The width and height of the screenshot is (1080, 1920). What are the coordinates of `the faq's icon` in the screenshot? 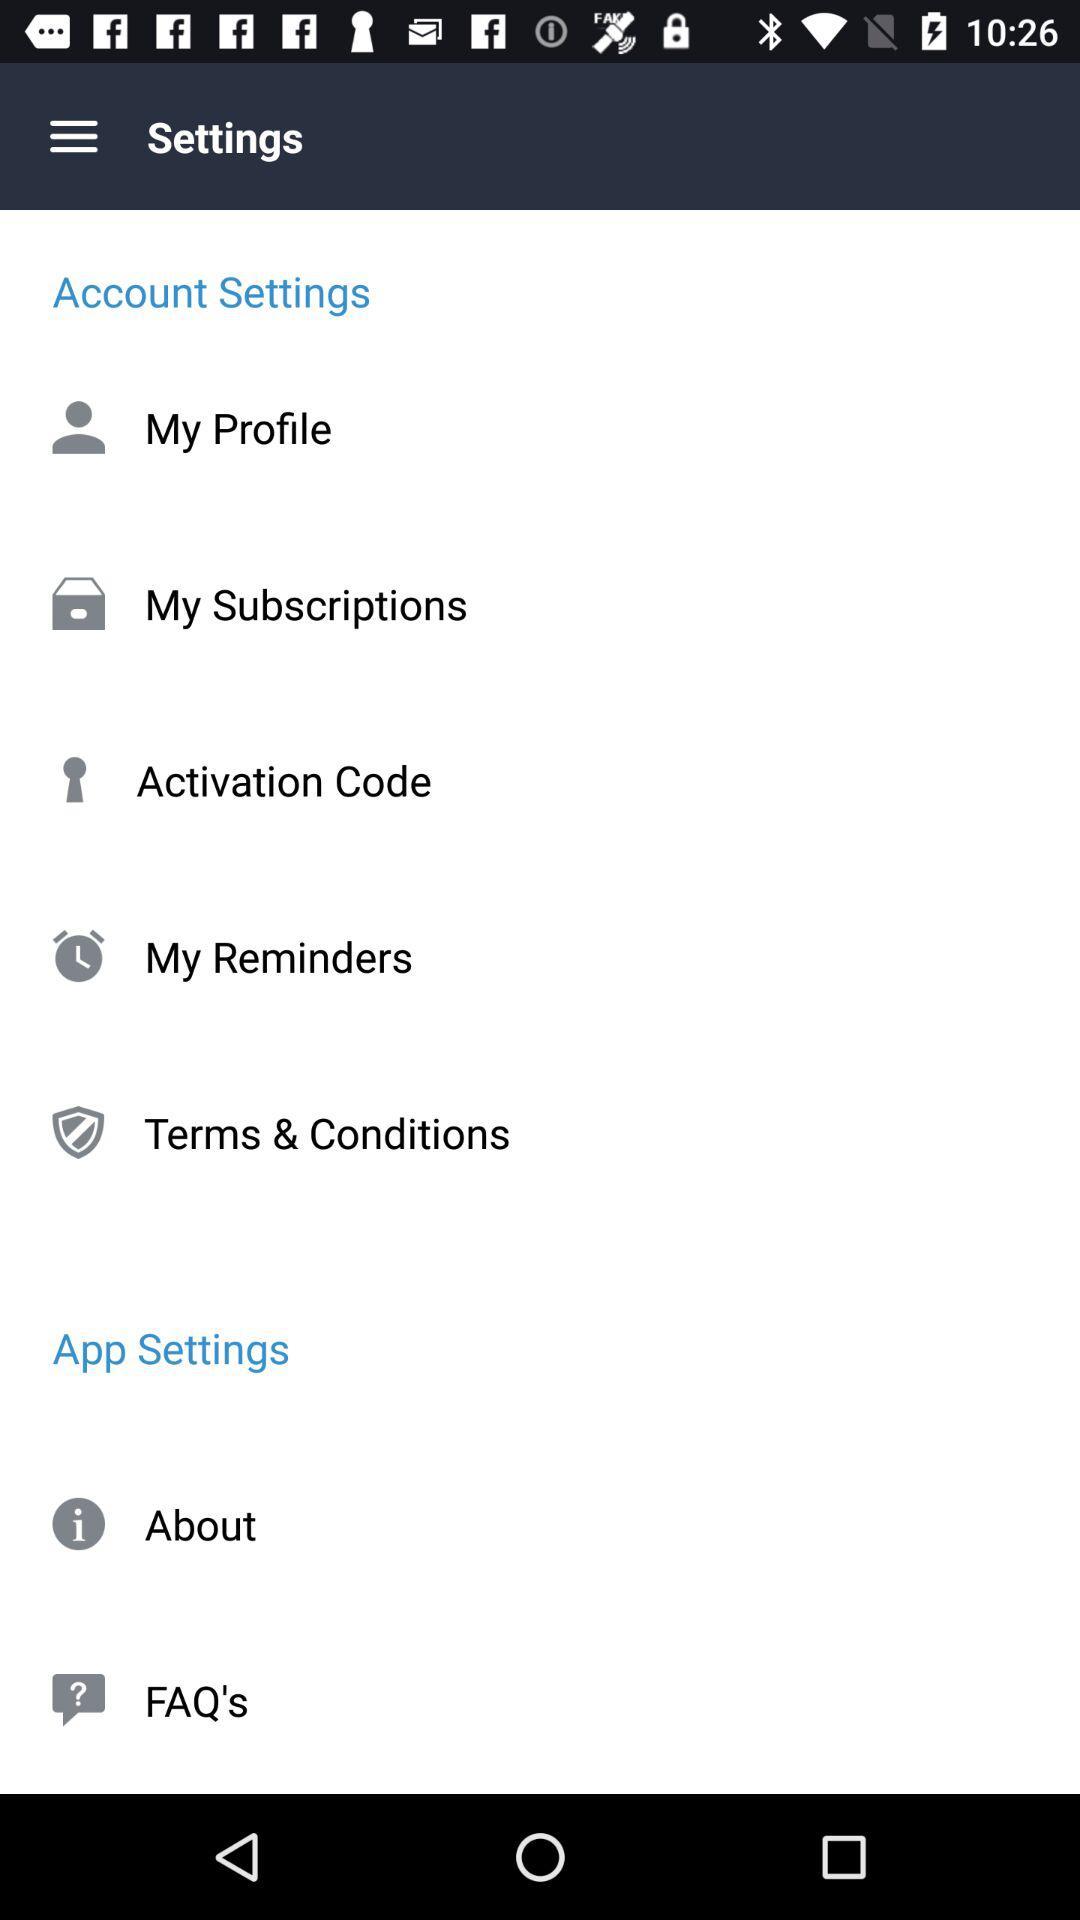 It's located at (540, 1699).